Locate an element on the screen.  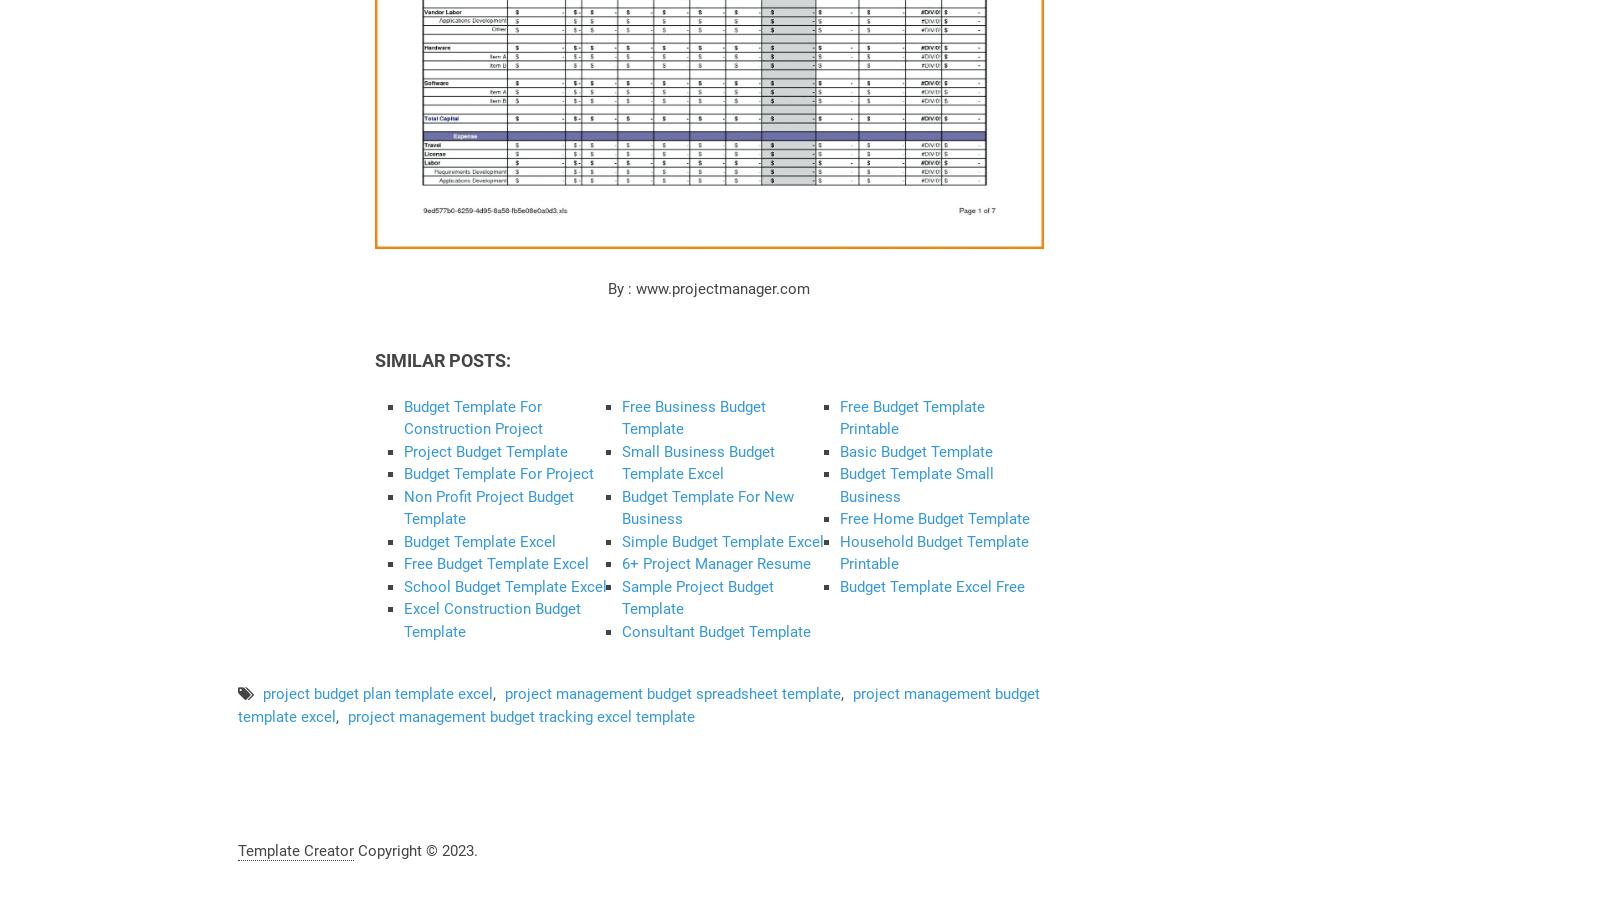
'Basic Budget Template' is located at coordinates (915, 451).